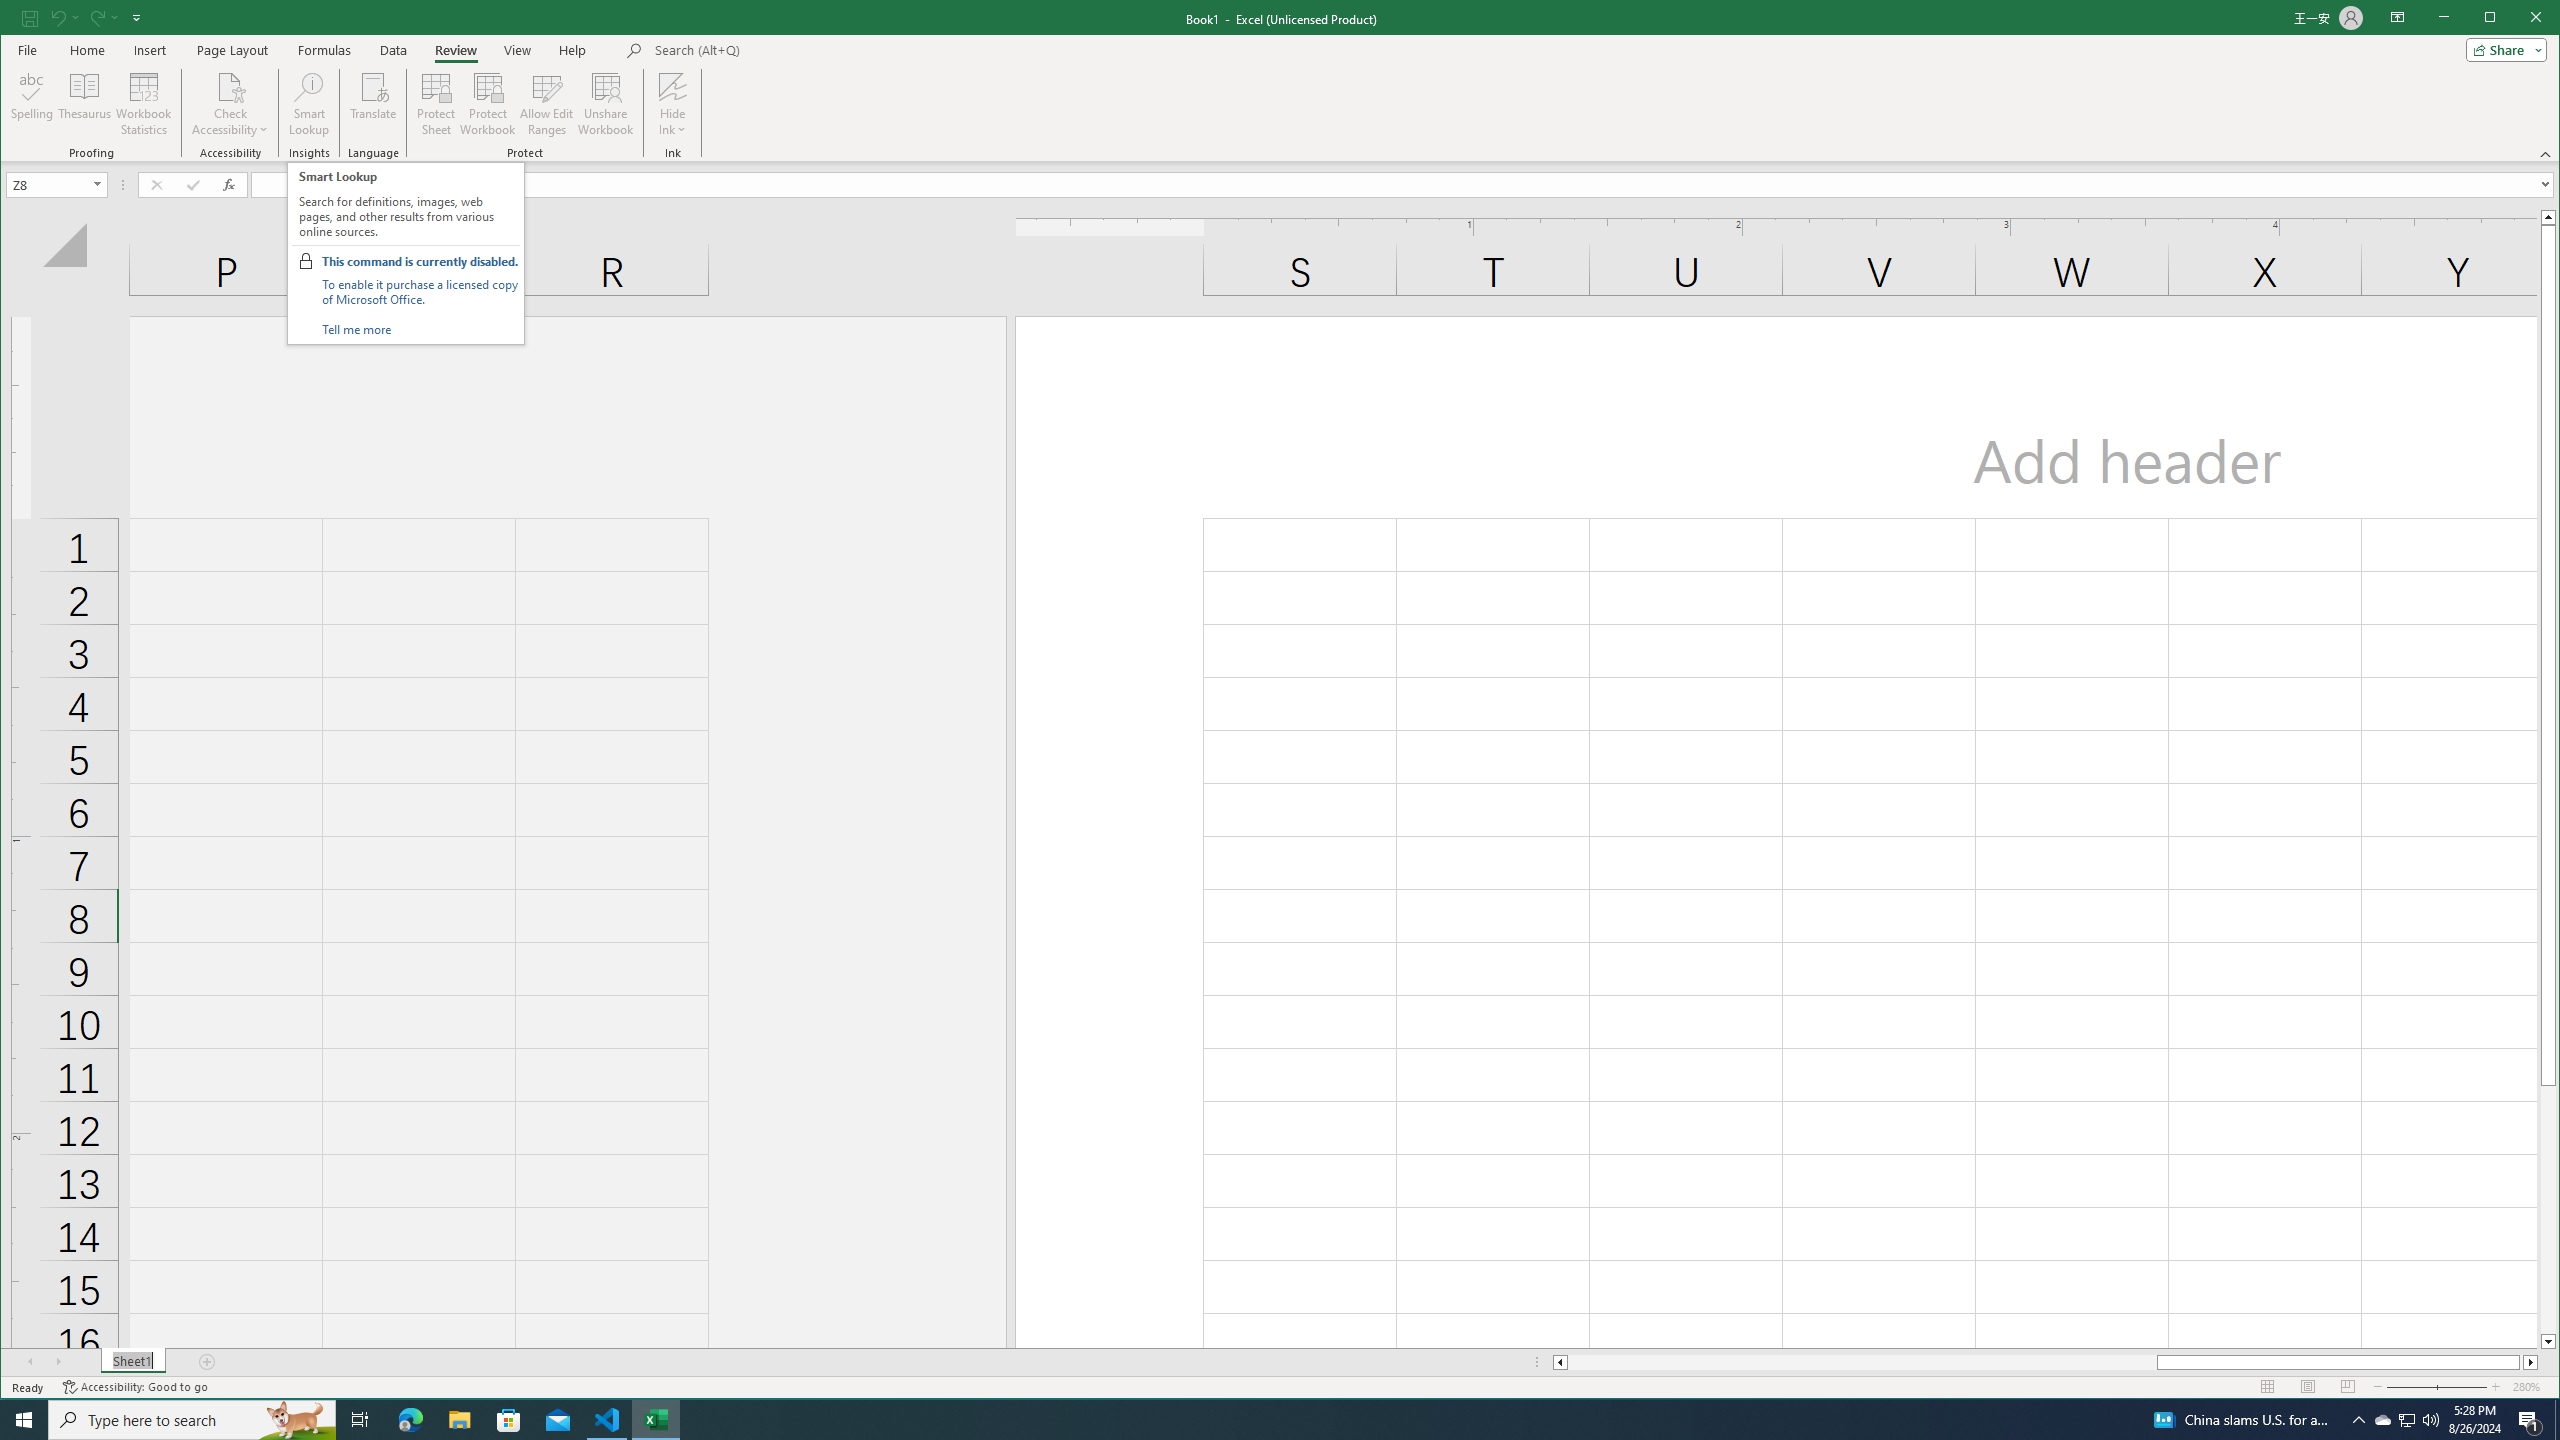 The width and height of the screenshot is (2560, 1440). Describe the element at coordinates (2531, 1362) in the screenshot. I see `'Column right'` at that location.